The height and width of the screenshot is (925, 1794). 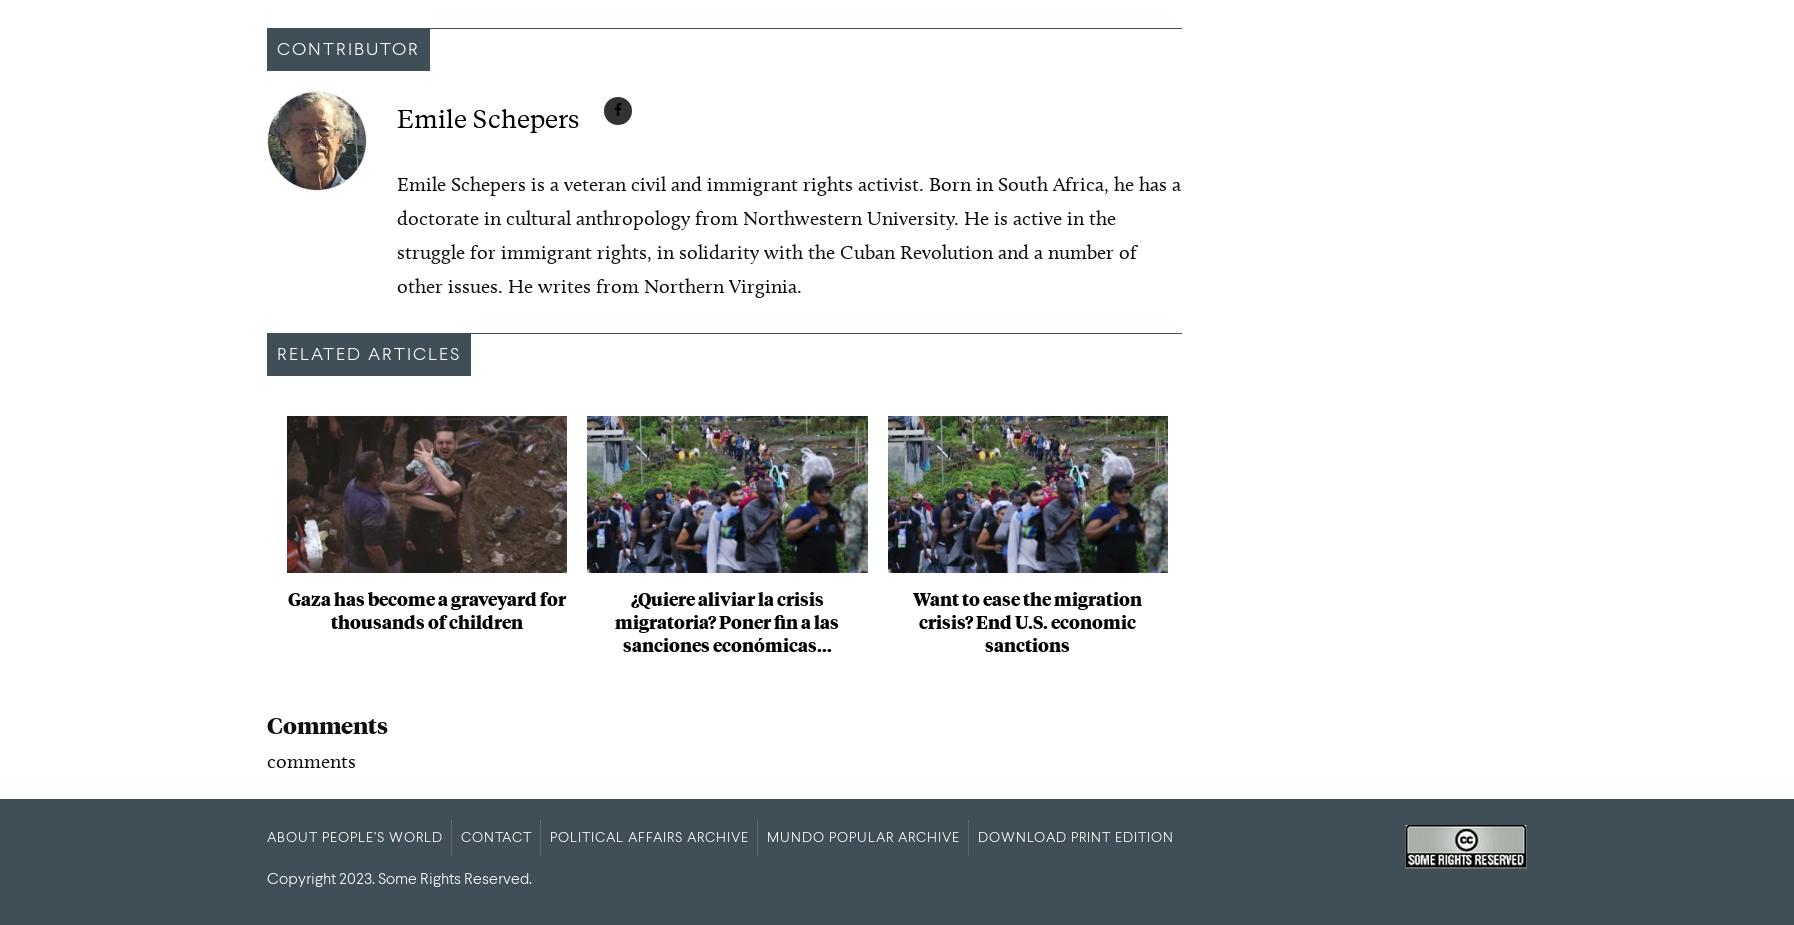 I want to click on 'CONTRIBUTOR', so click(x=275, y=49).